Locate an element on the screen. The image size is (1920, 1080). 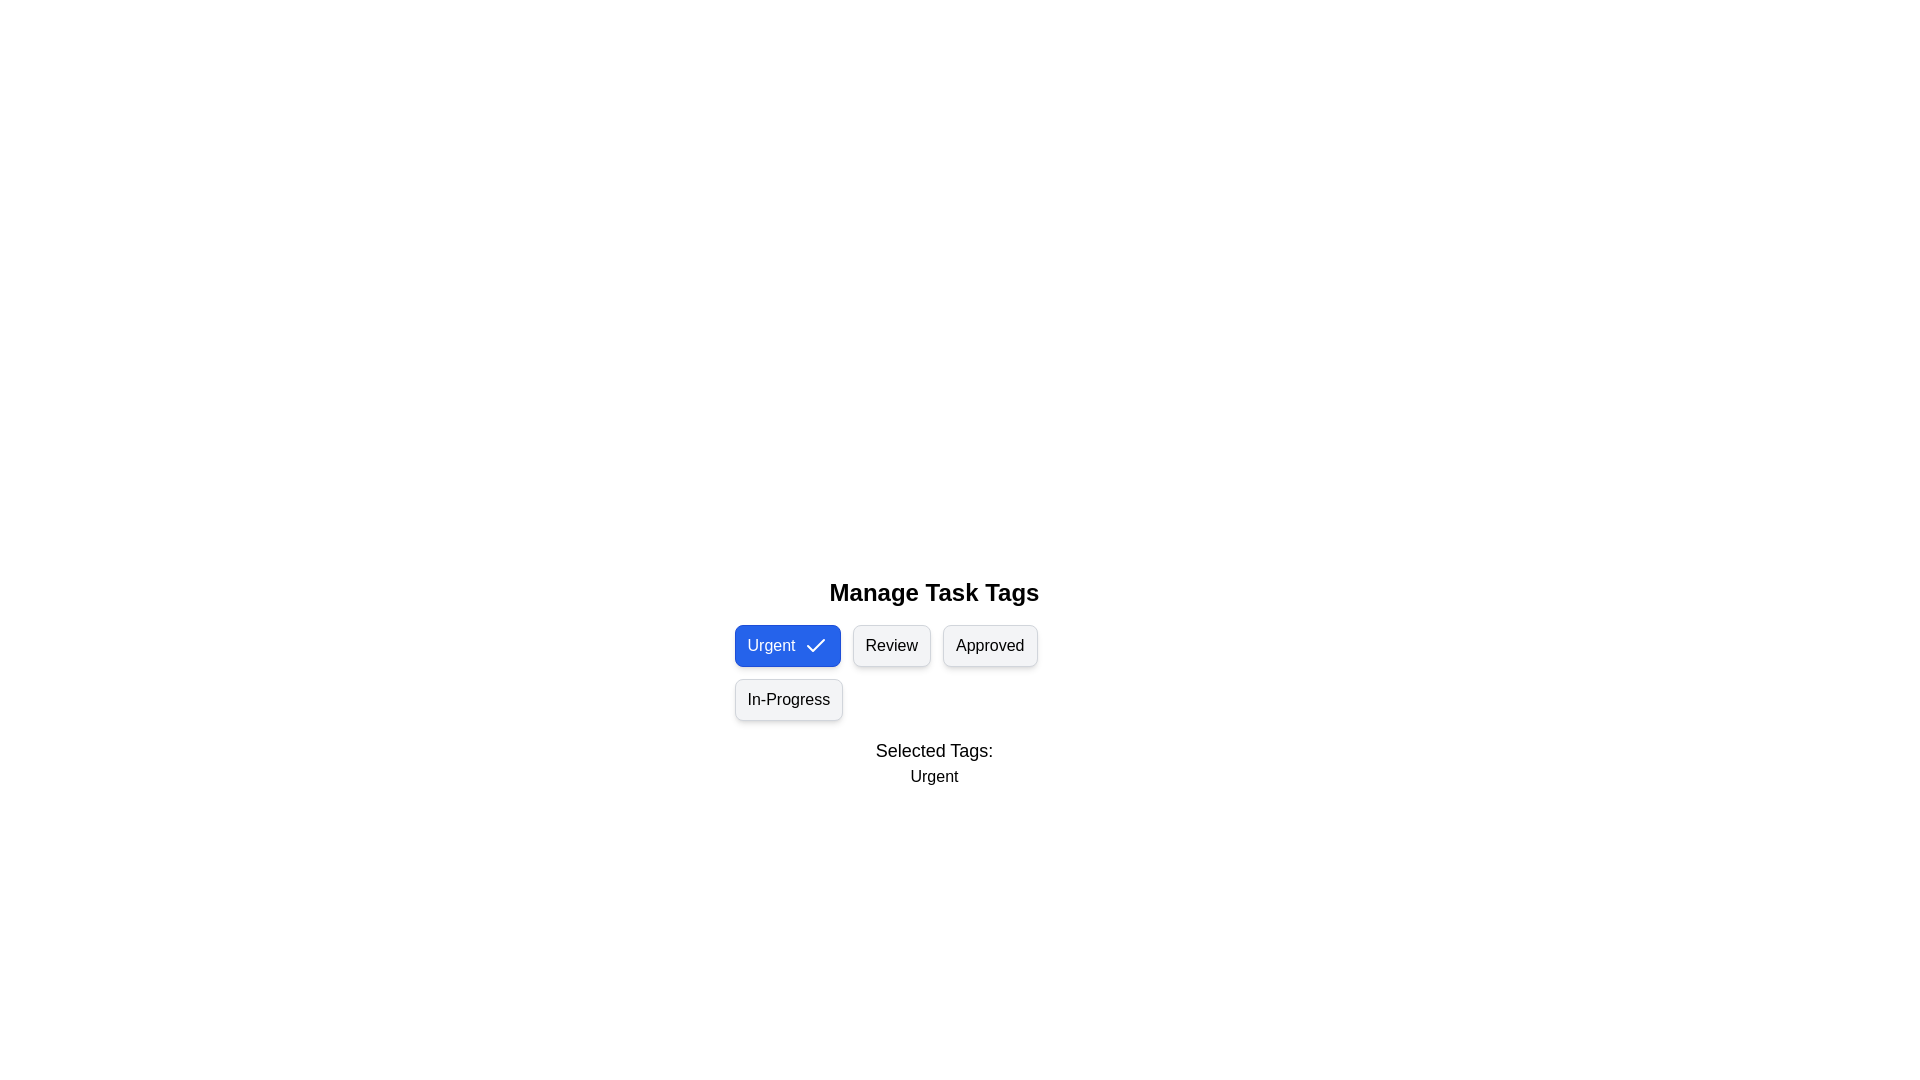
the tag chip labeled 'Approved' to observe its hover effect is located at coordinates (990, 645).